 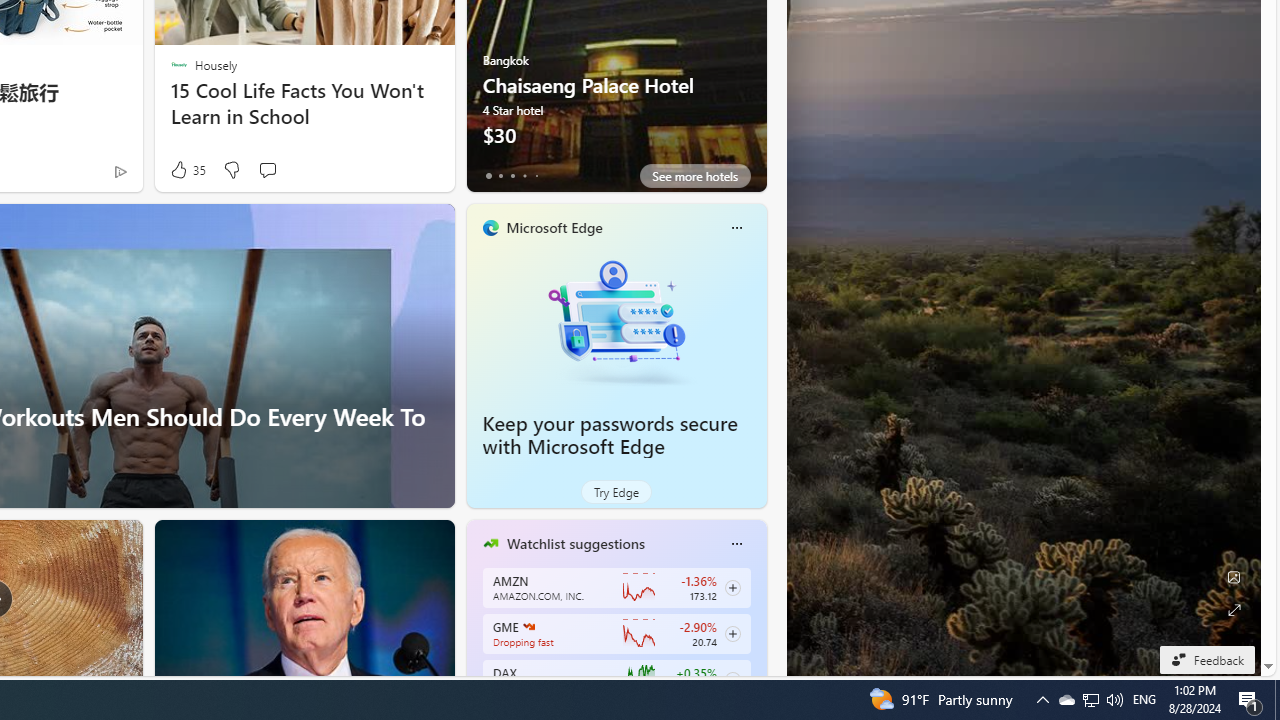 I want to click on 'tab-0', so click(x=488, y=175).